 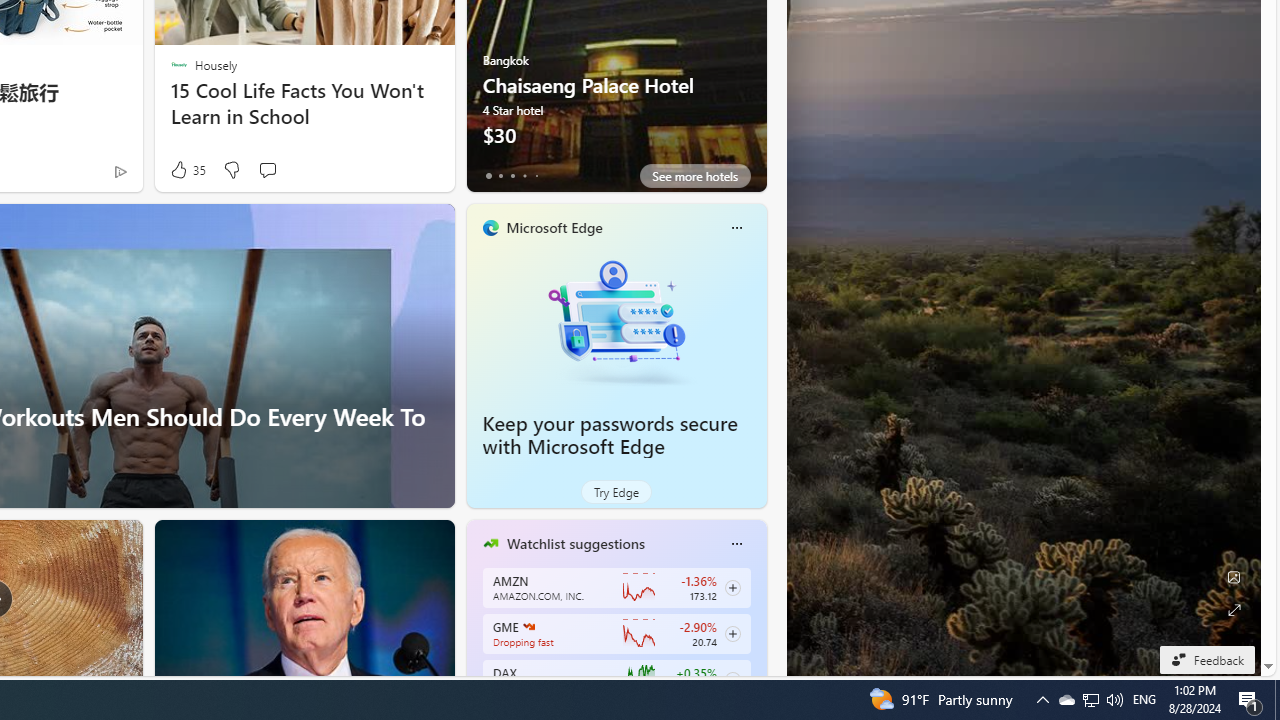 I want to click on 'tab-0', so click(x=488, y=175).